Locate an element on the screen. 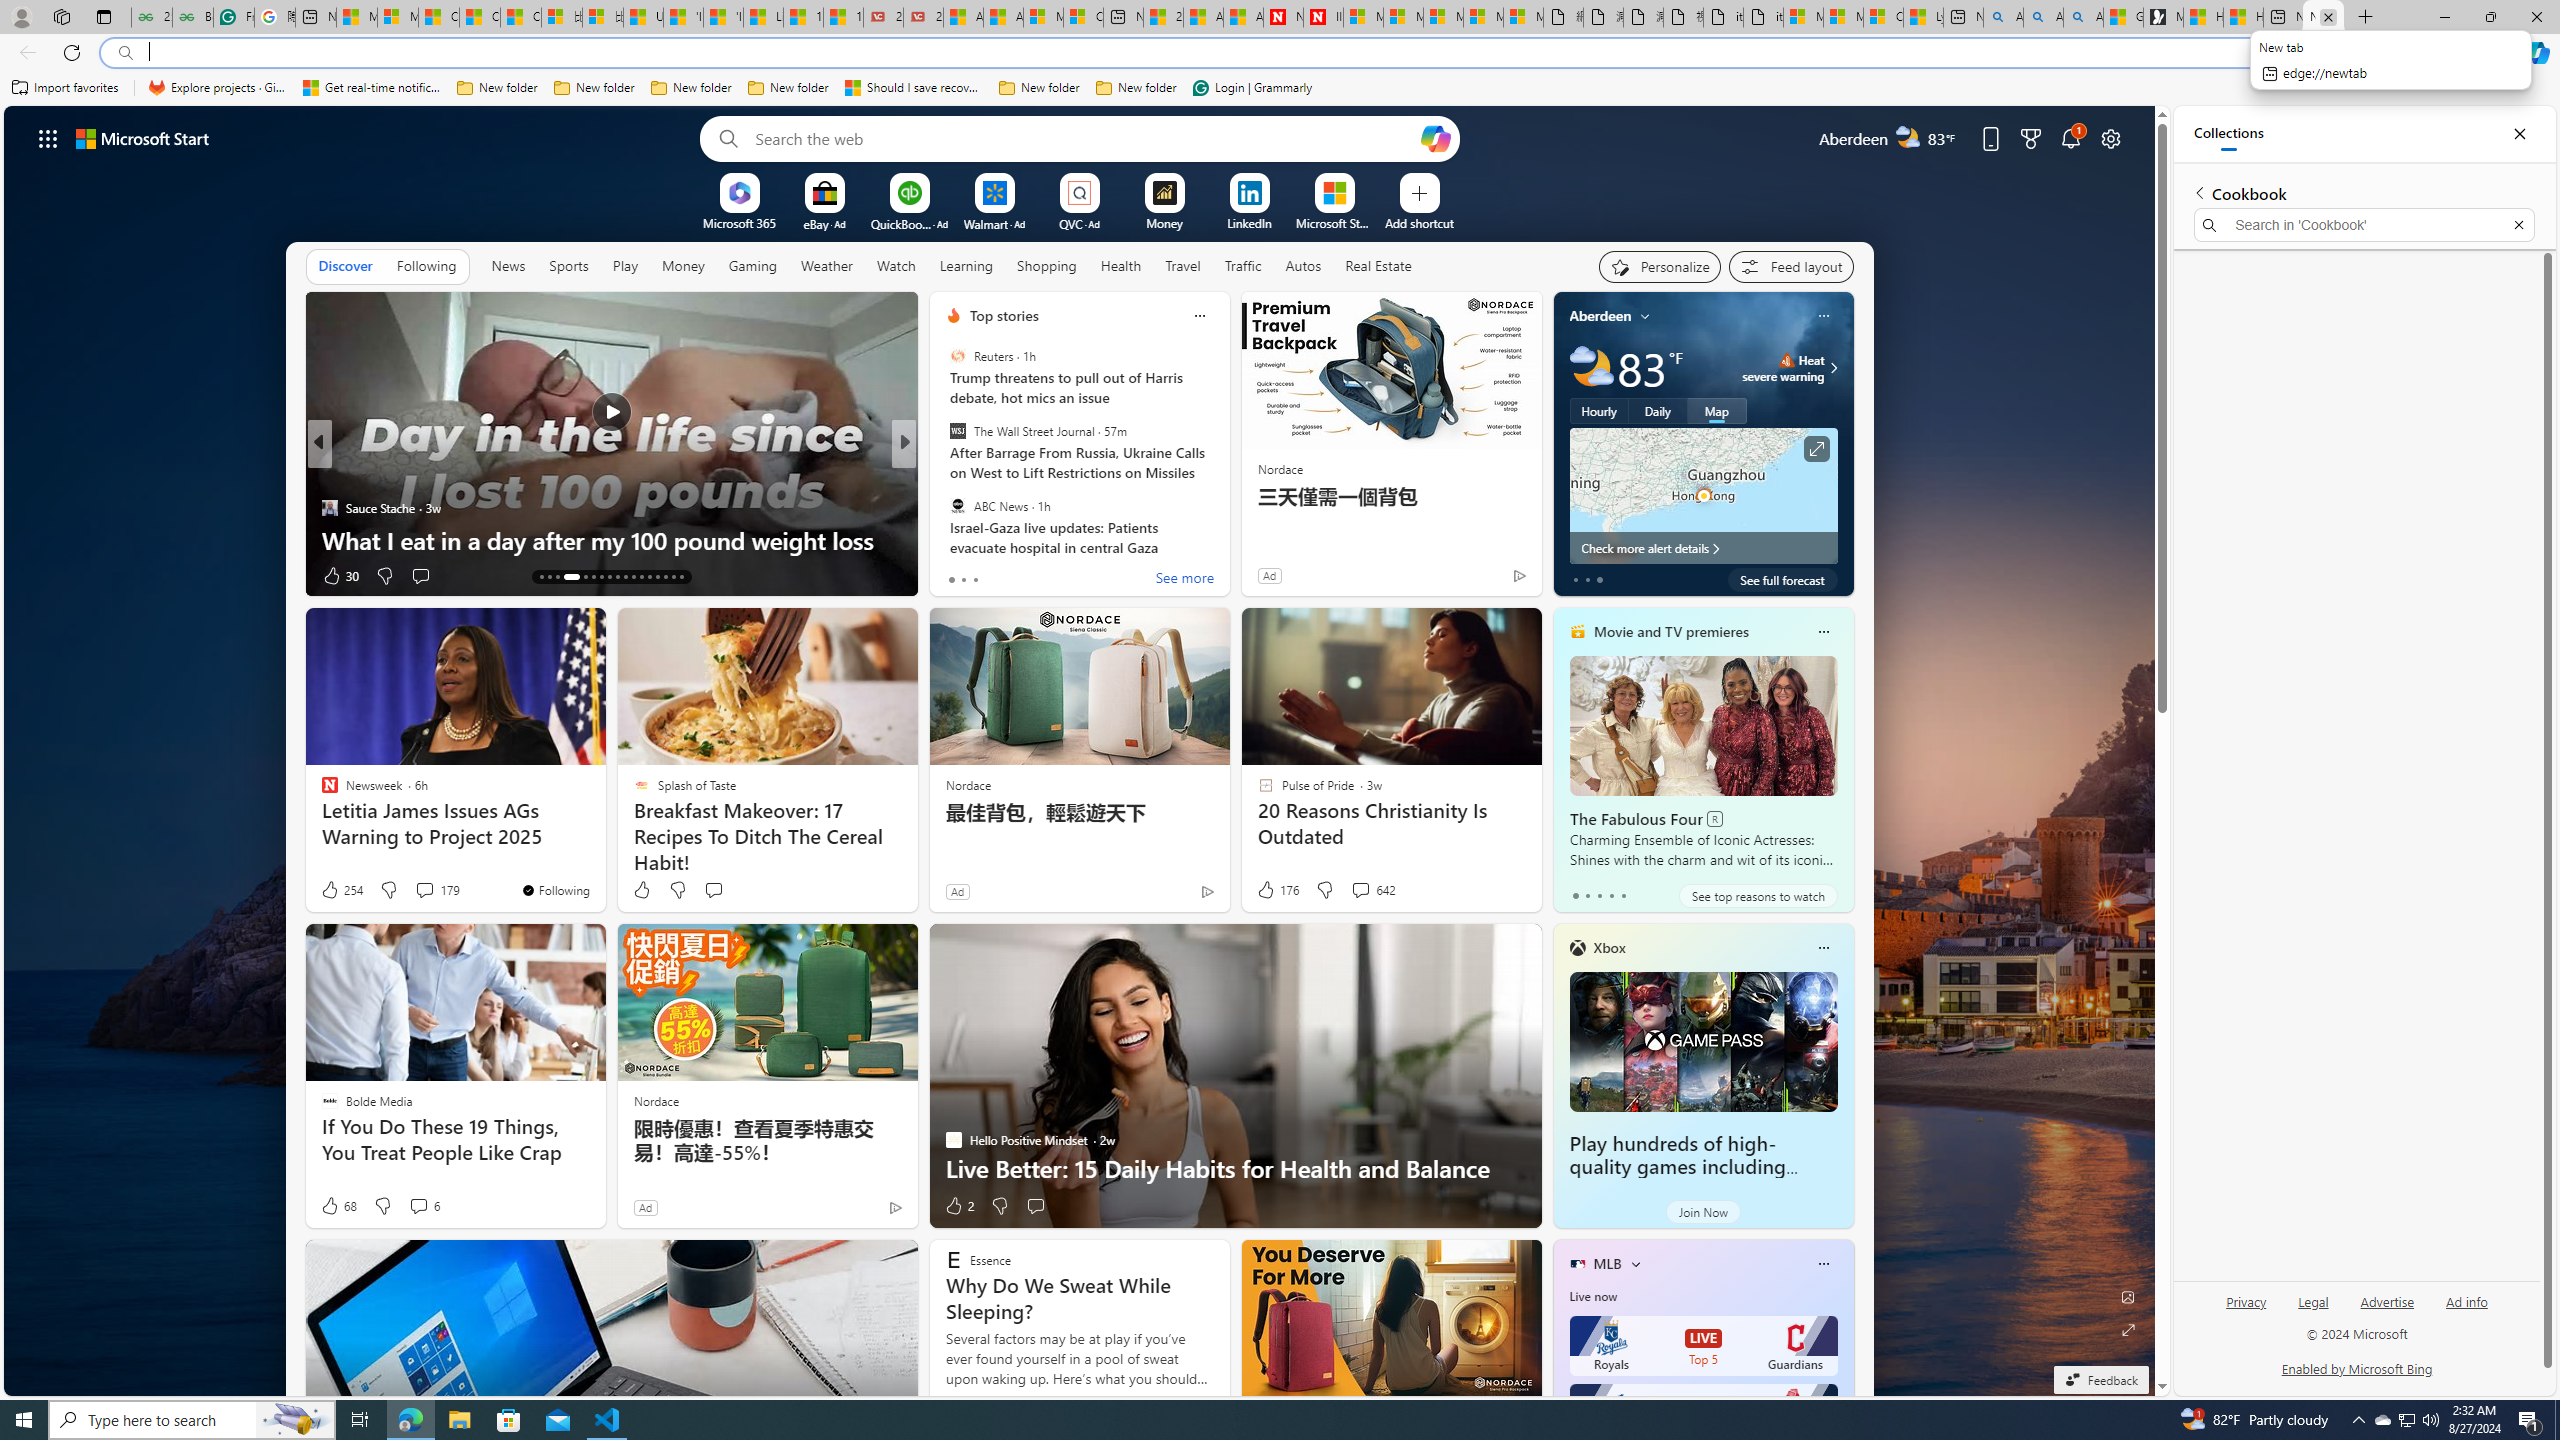 Image resolution: width=2560 pixels, height=1440 pixels. 'Google is a monopoly. The fix isn' is located at coordinates (1227, 540).